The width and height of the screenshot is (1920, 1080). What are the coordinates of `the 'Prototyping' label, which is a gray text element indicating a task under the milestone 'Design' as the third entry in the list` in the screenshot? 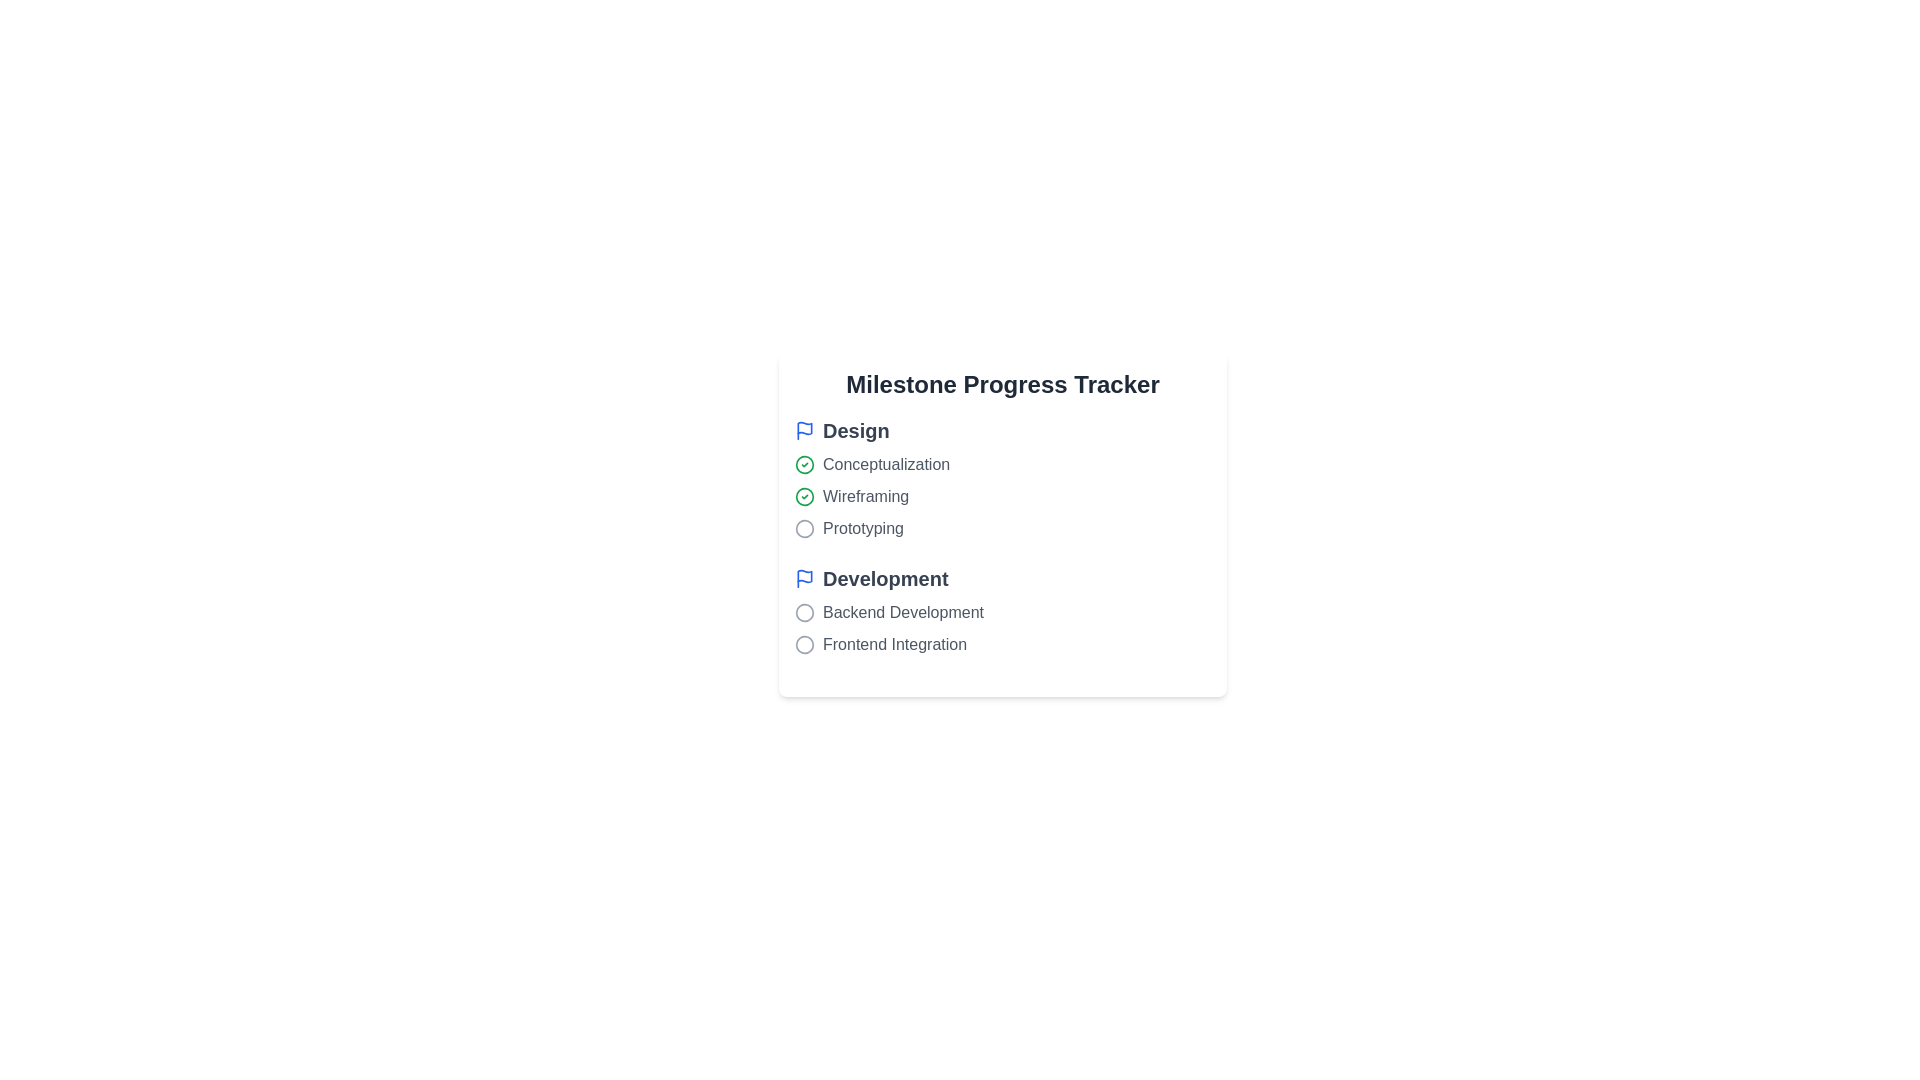 It's located at (863, 527).